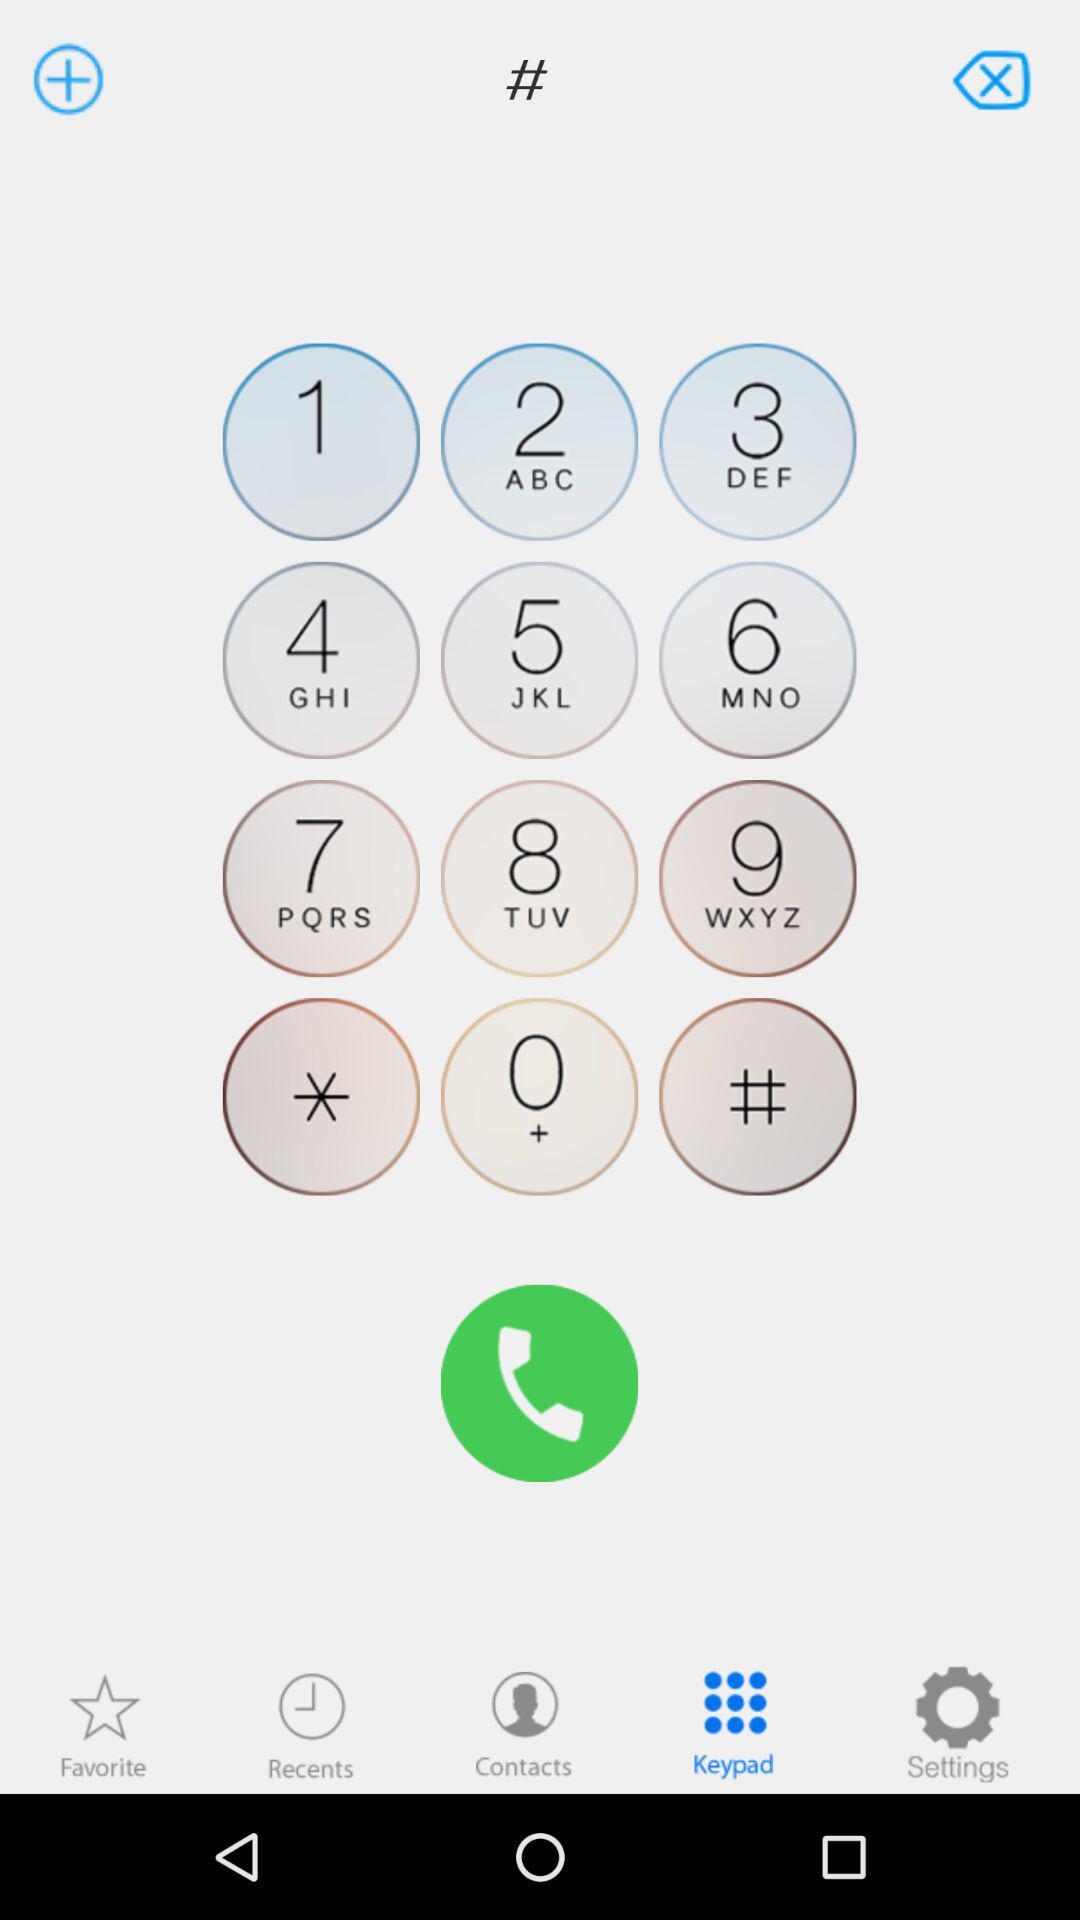  What do you see at coordinates (757, 441) in the screenshot?
I see `3` at bounding box center [757, 441].